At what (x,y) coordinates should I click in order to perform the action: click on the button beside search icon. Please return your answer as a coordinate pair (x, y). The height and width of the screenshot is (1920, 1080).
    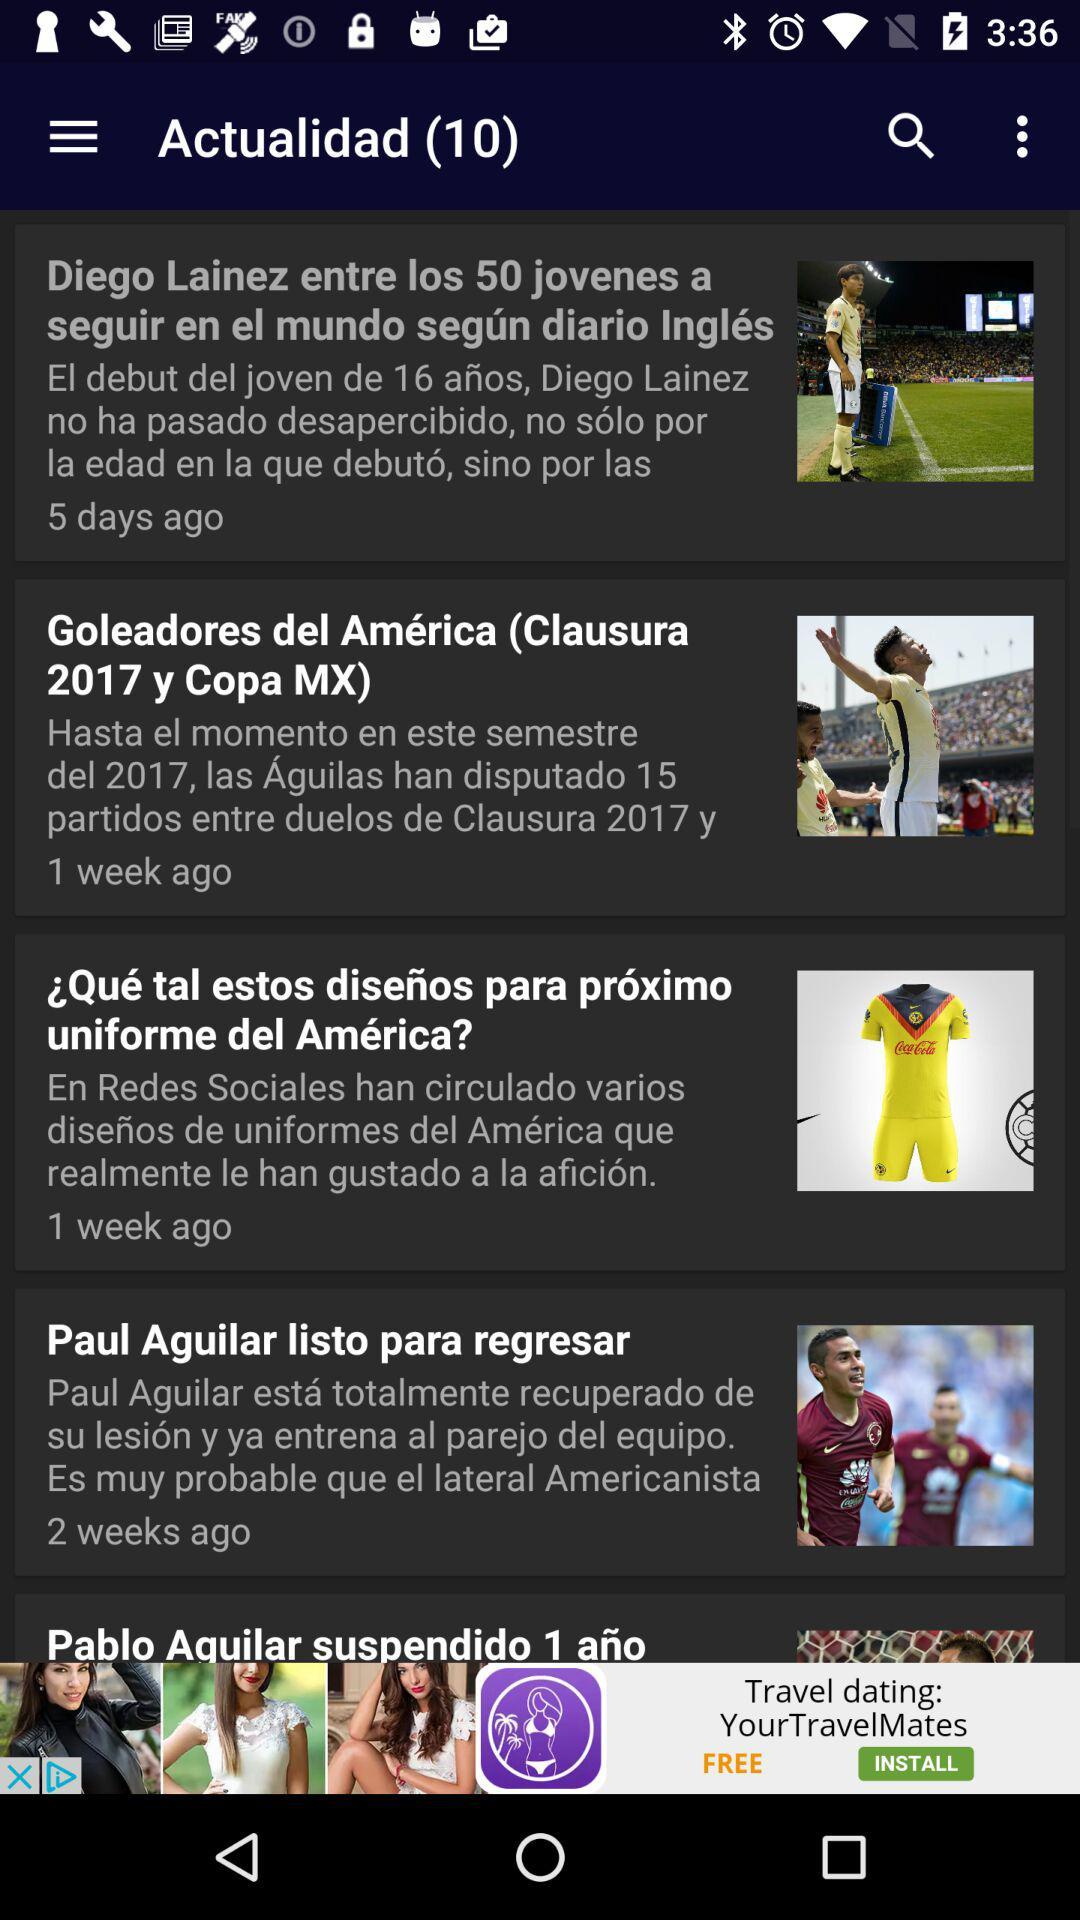
    Looking at the image, I should click on (1027, 136).